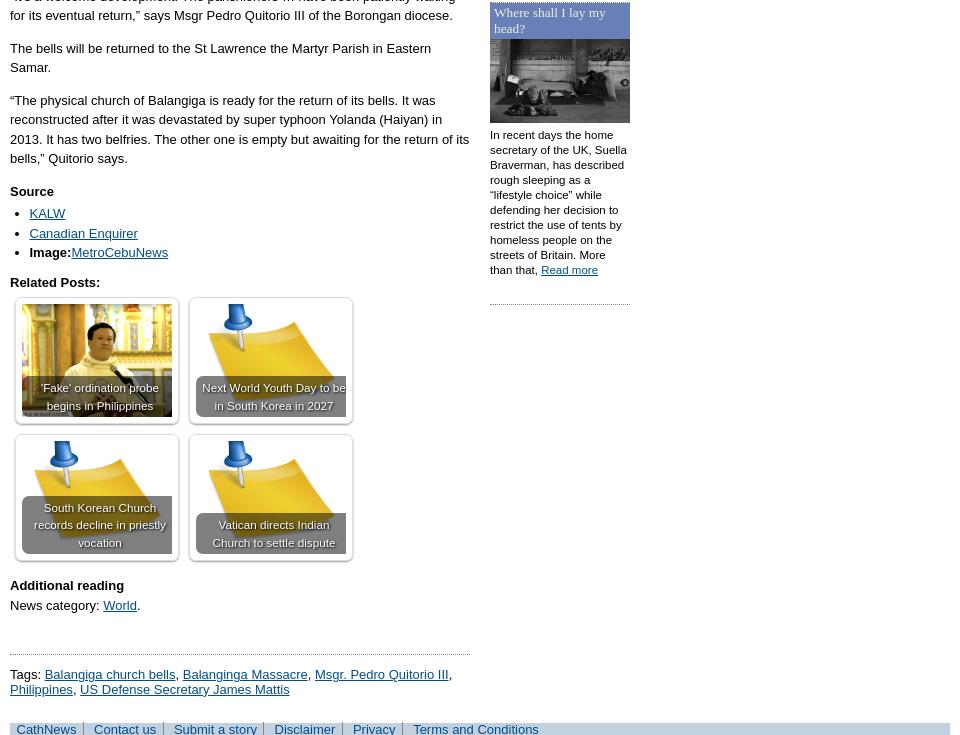  What do you see at coordinates (220, 57) in the screenshot?
I see `'The bells will be returned to the St Lawrence the Martyr Parish in Eastern Samar.'` at bounding box center [220, 57].